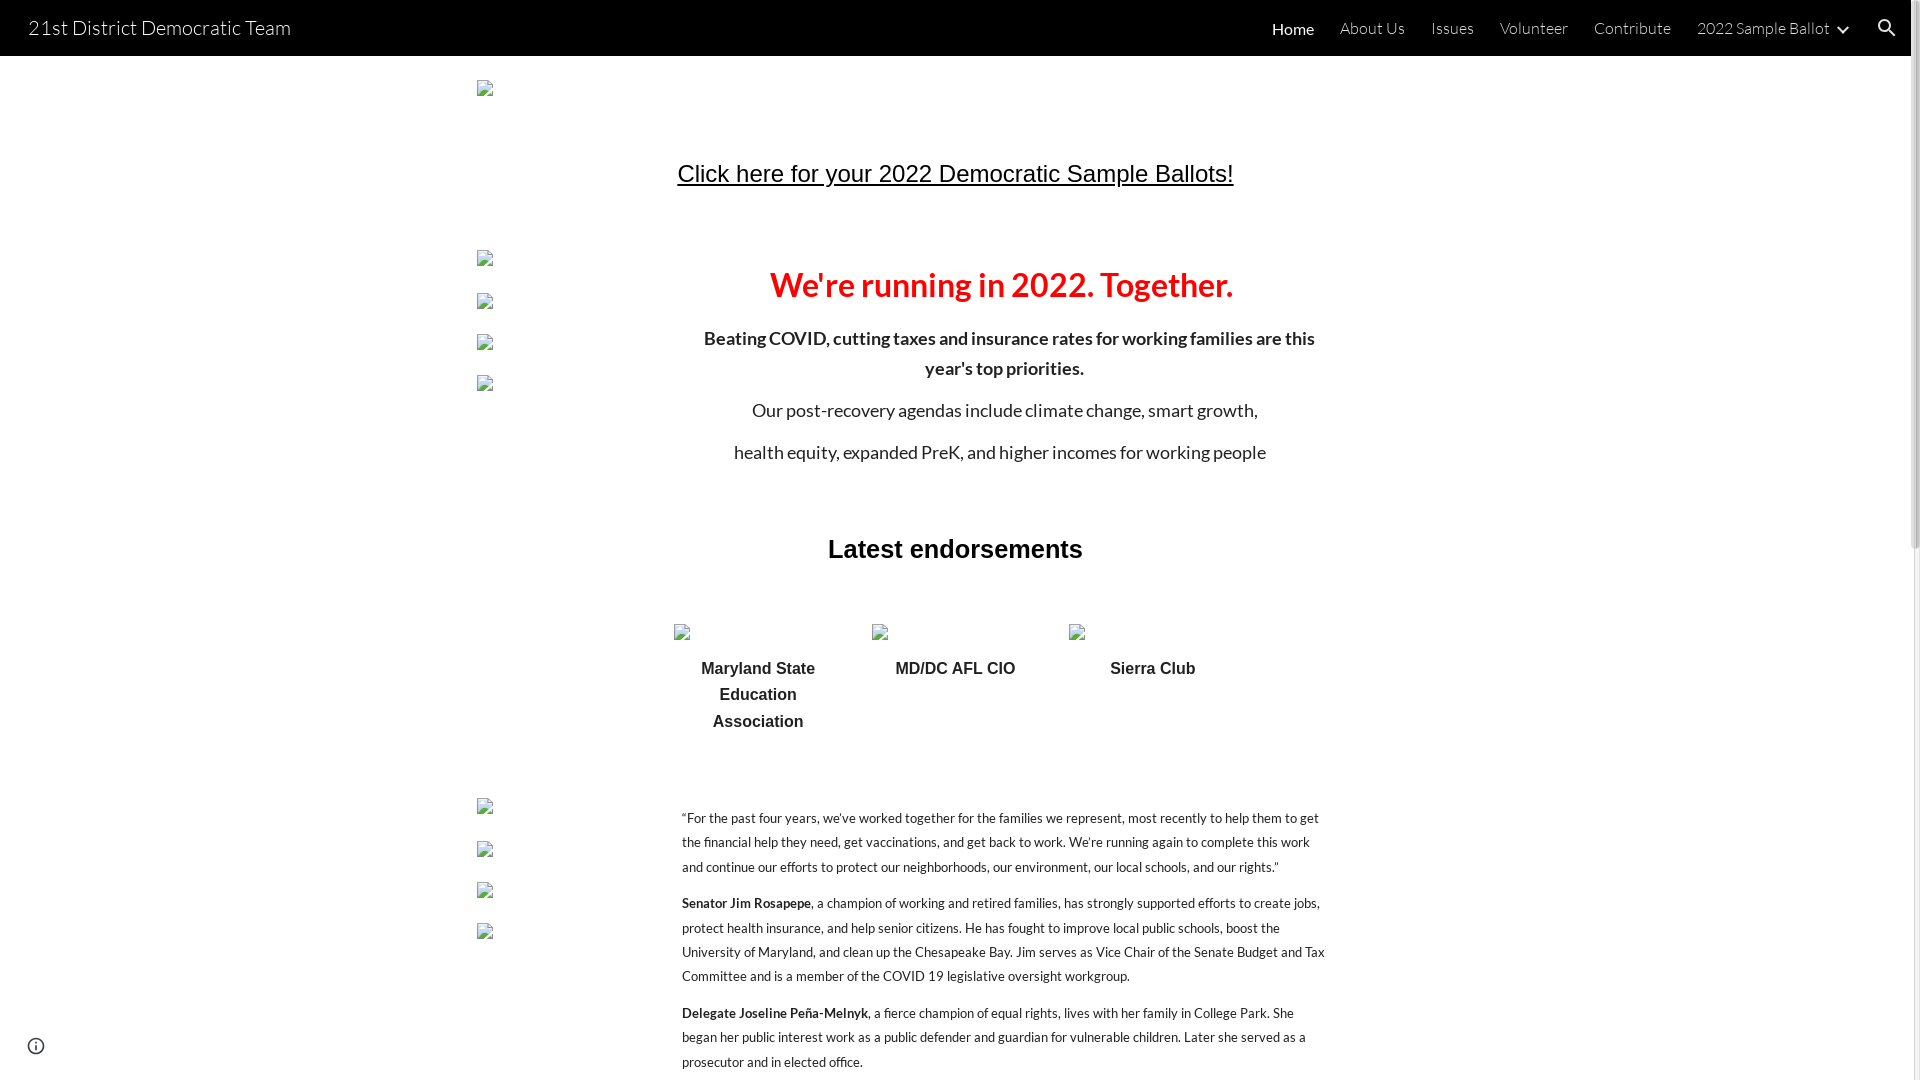 This screenshot has height=1080, width=1920. Describe the element at coordinates (1632, 27) in the screenshot. I see `'Contribute'` at that location.